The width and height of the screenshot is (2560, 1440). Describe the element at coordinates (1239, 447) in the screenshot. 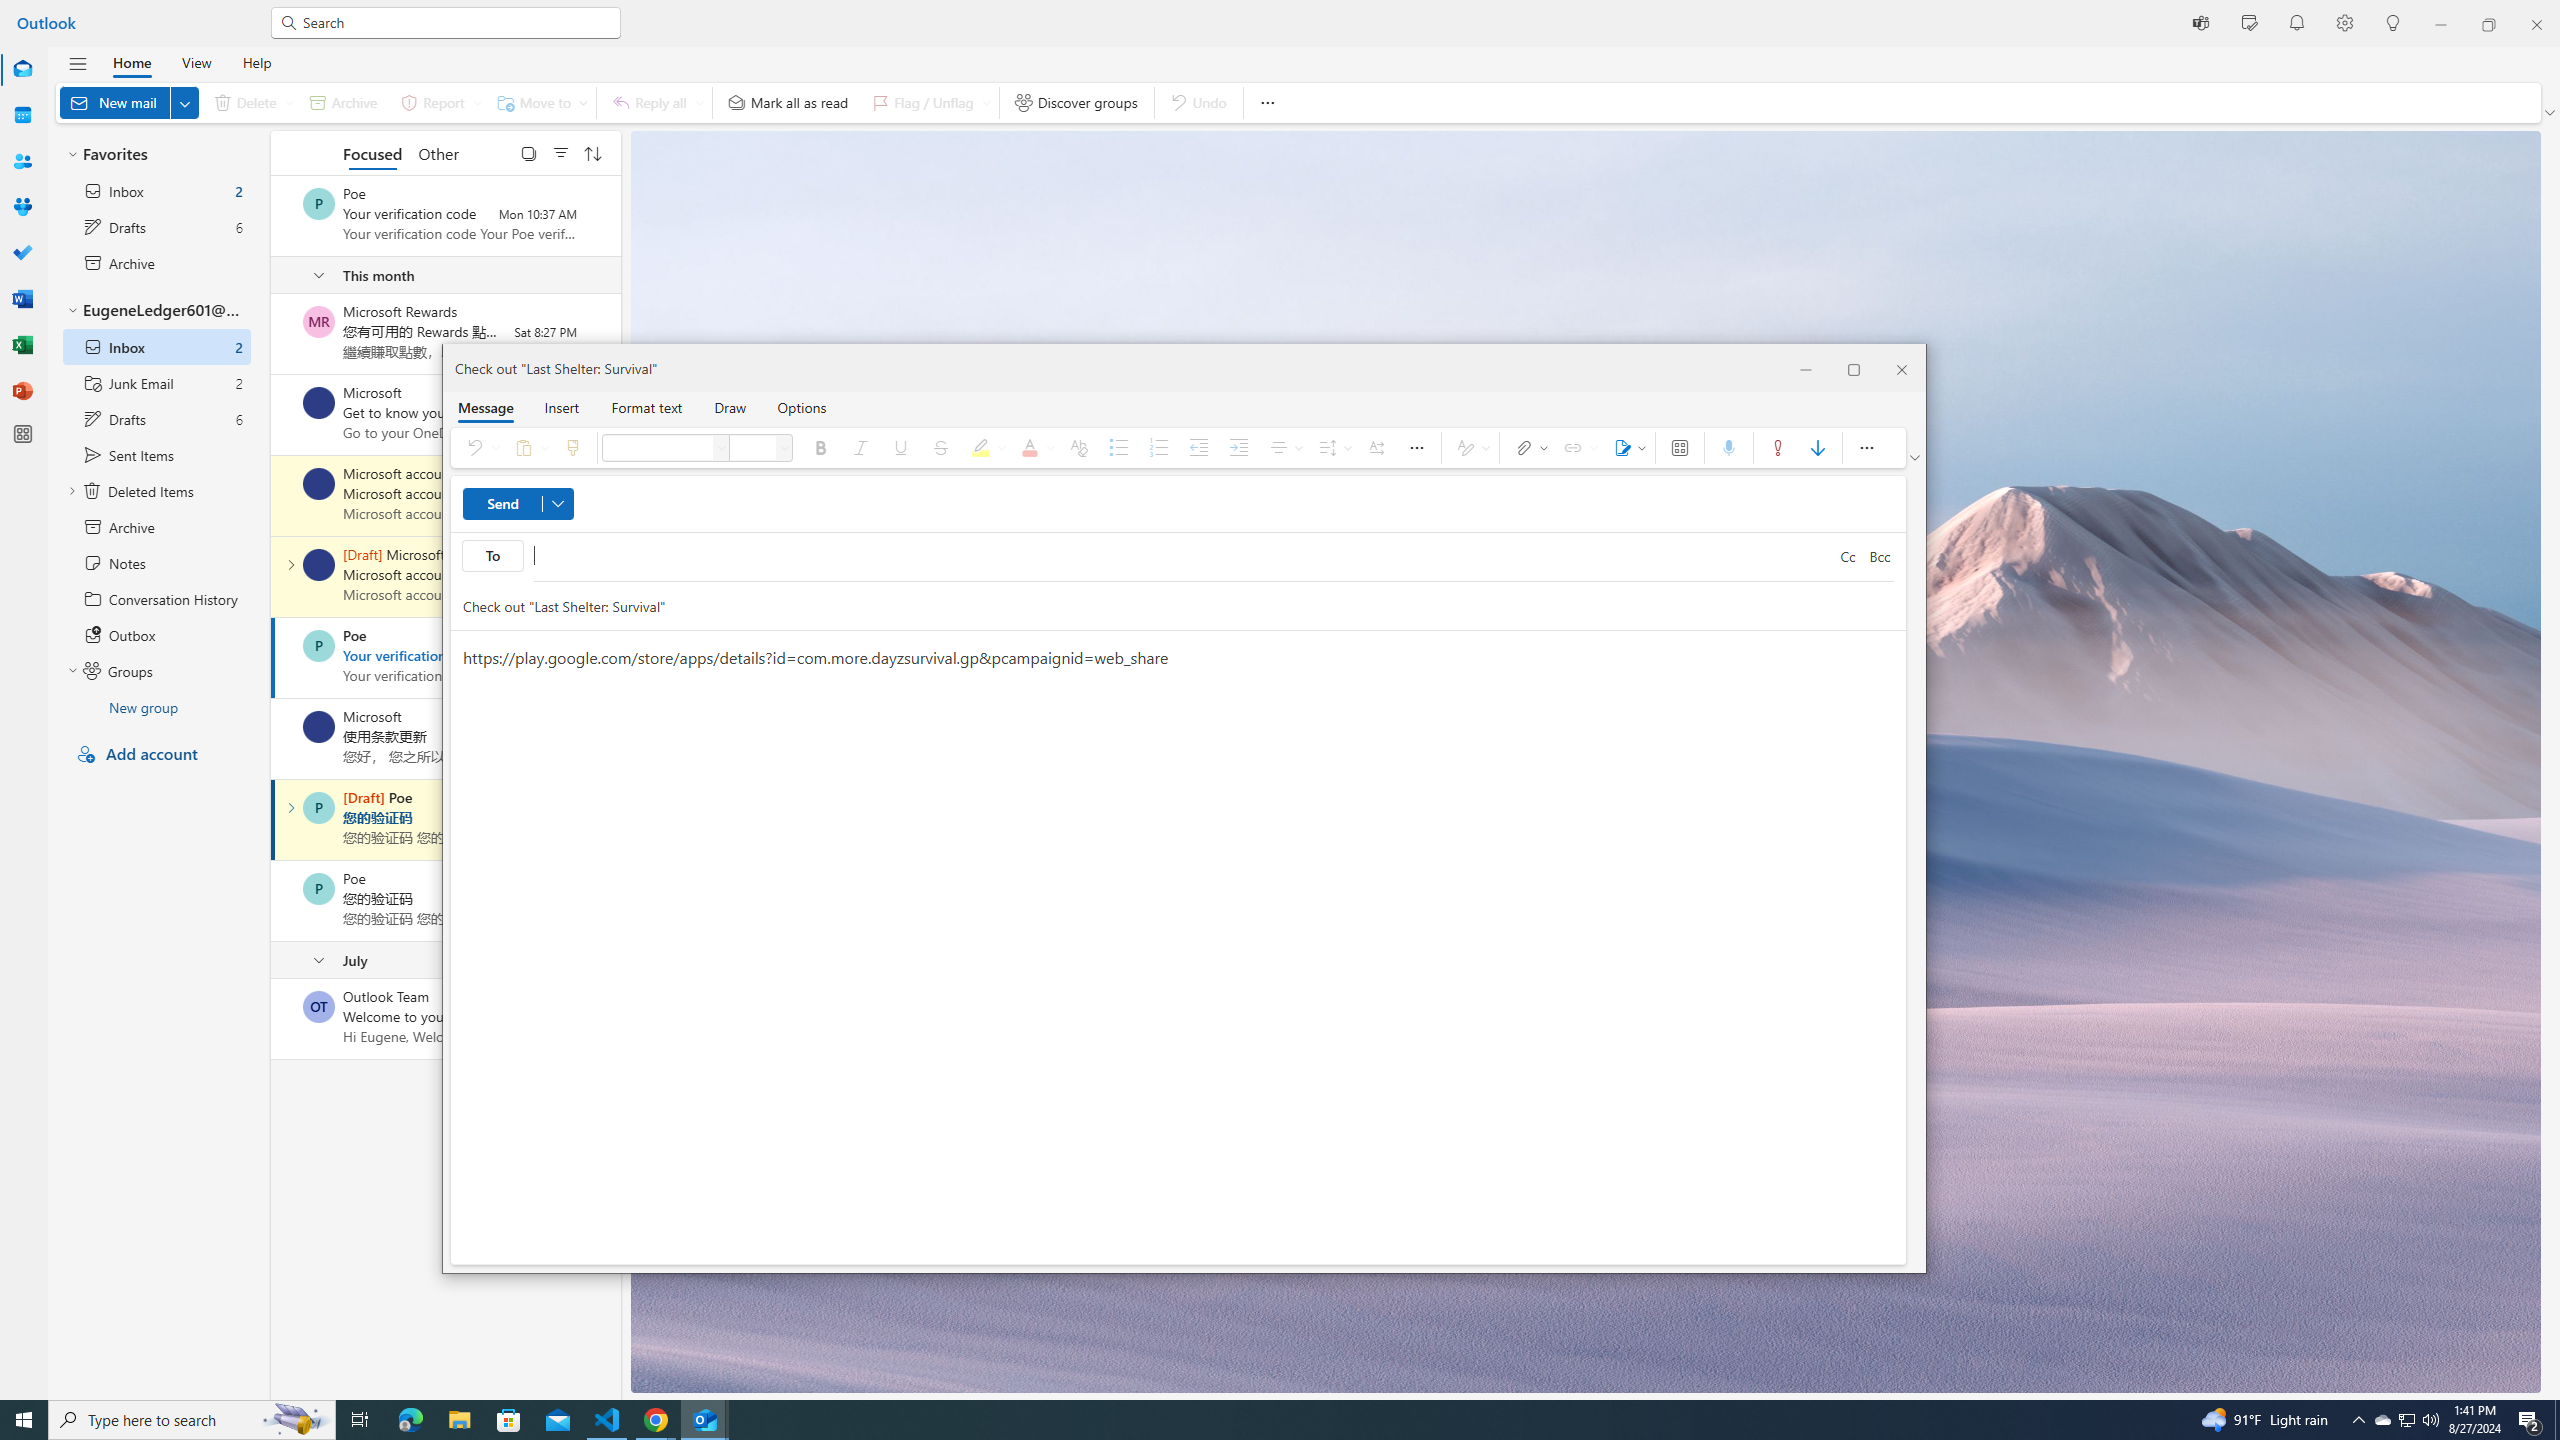

I see `'Increase indent'` at that location.